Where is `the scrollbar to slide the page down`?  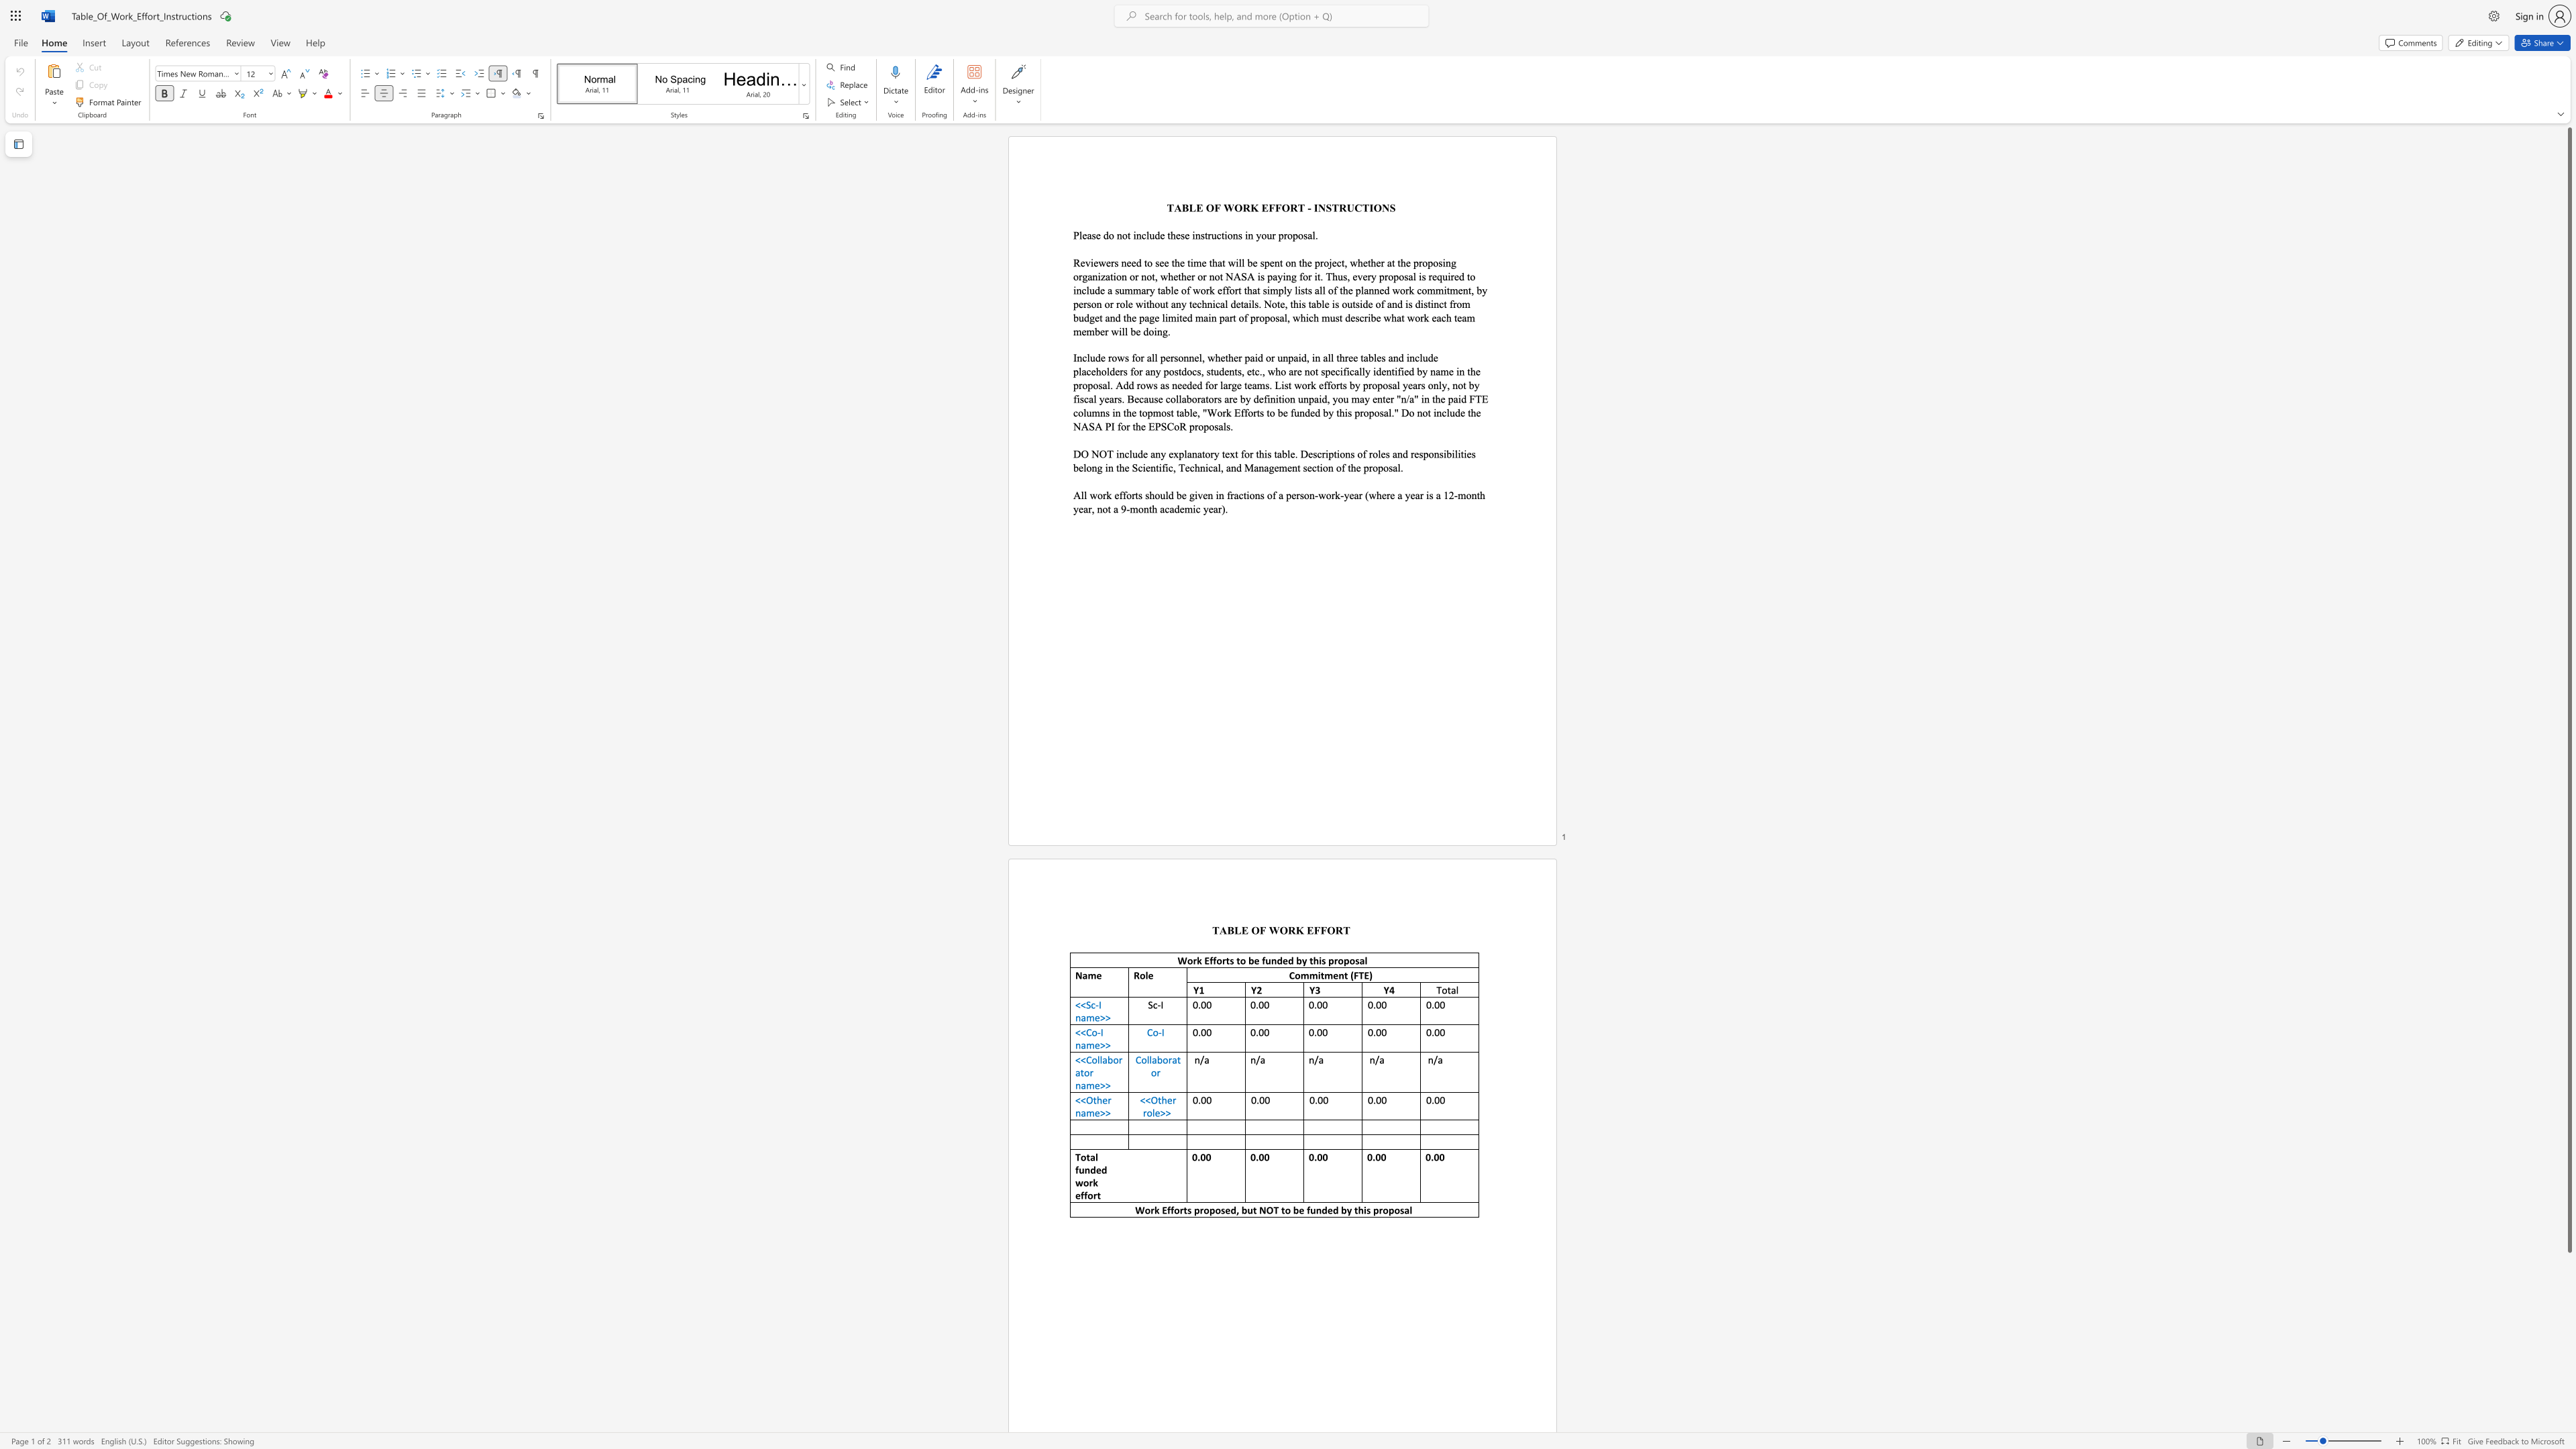
the scrollbar to slide the page down is located at coordinates (2568, 1301).